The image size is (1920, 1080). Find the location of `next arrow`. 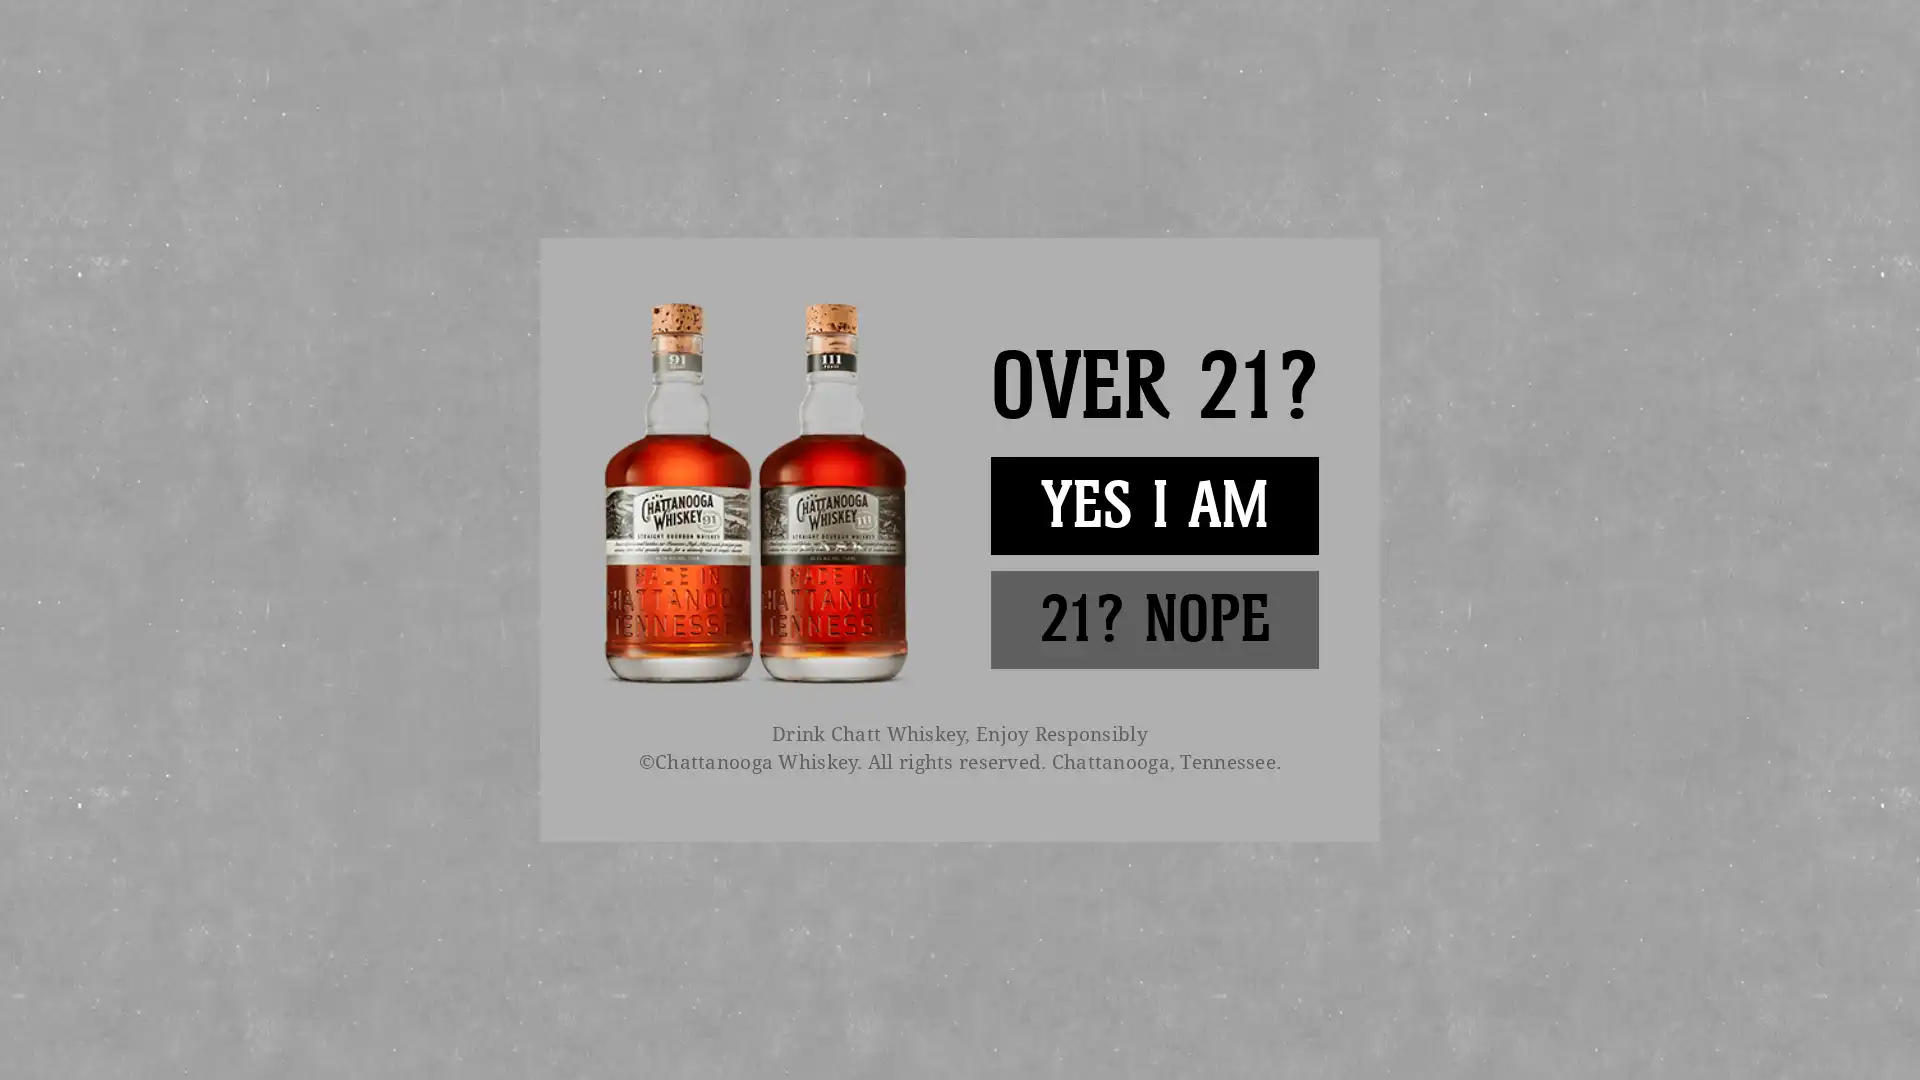

next arrow is located at coordinates (1888, 672).